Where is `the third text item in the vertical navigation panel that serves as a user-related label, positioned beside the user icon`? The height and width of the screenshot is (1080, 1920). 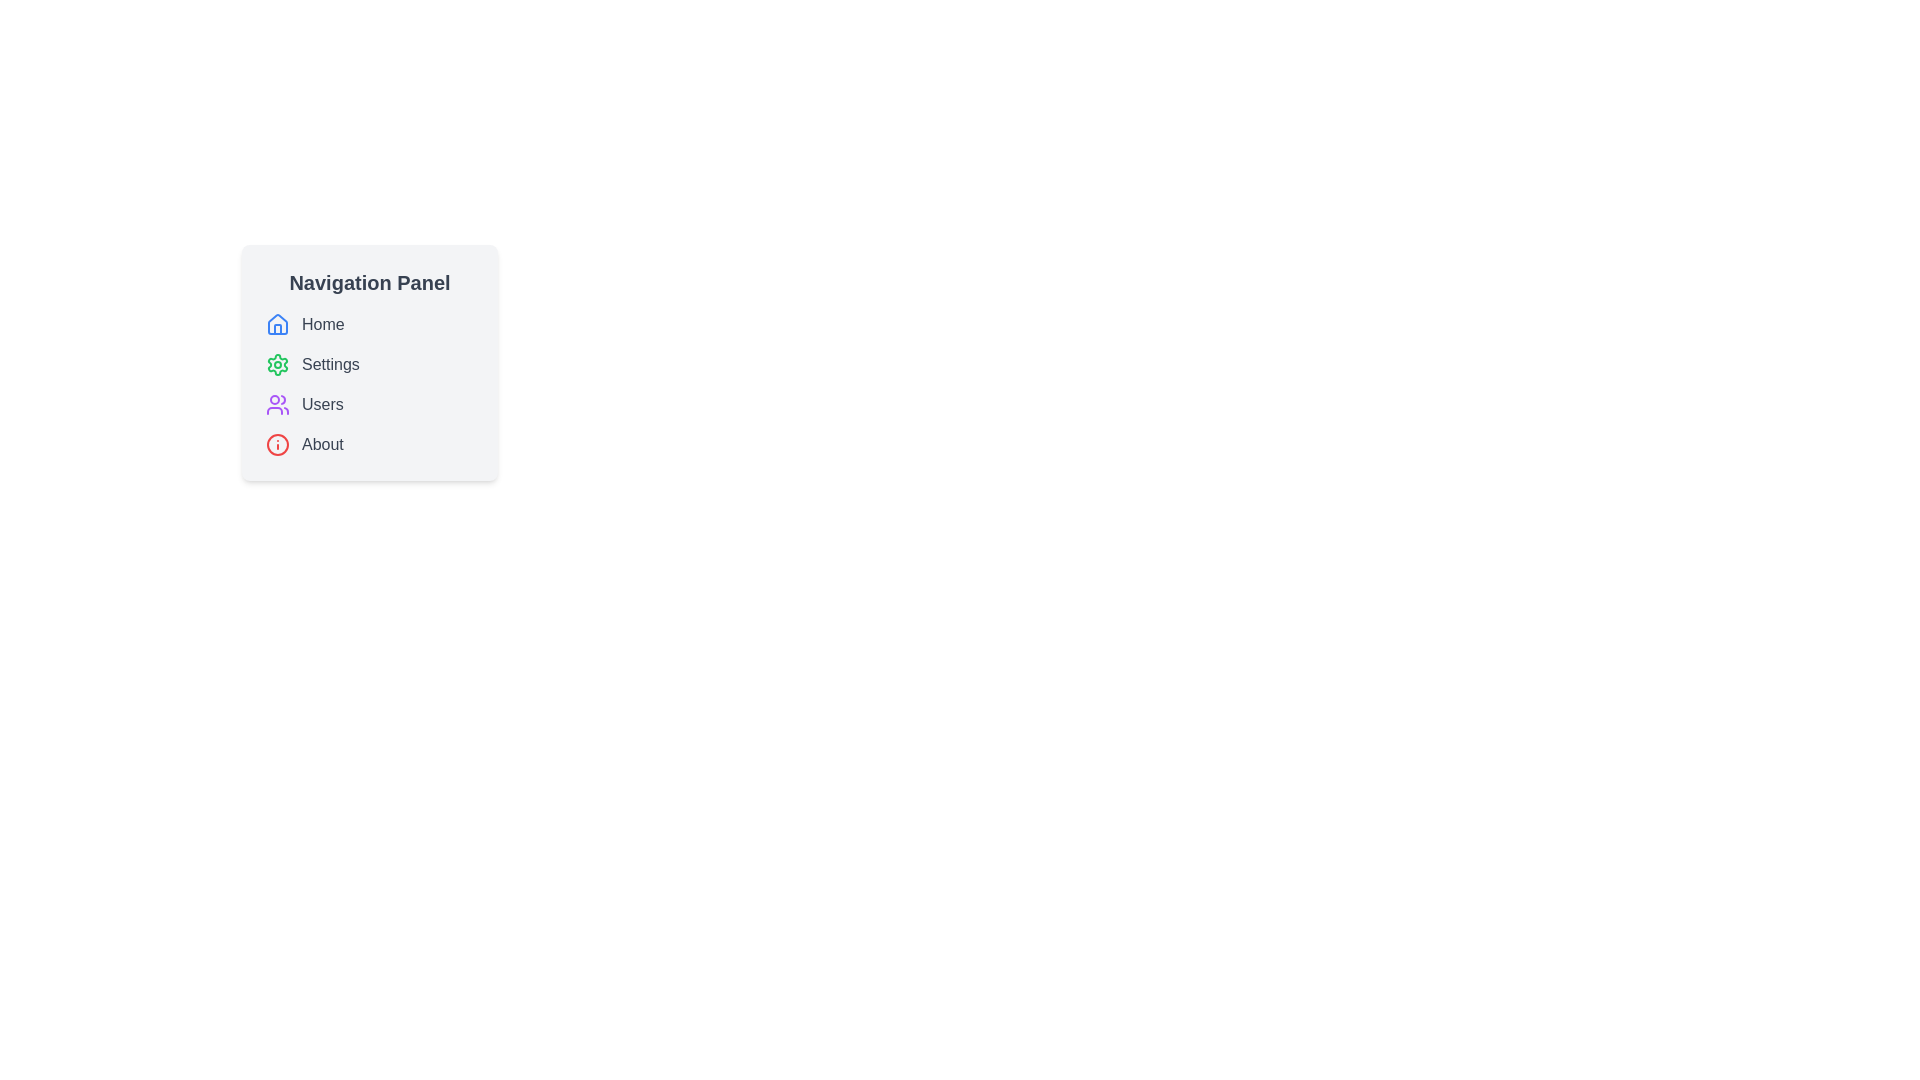 the third text item in the vertical navigation panel that serves as a user-related label, positioned beside the user icon is located at coordinates (322, 405).